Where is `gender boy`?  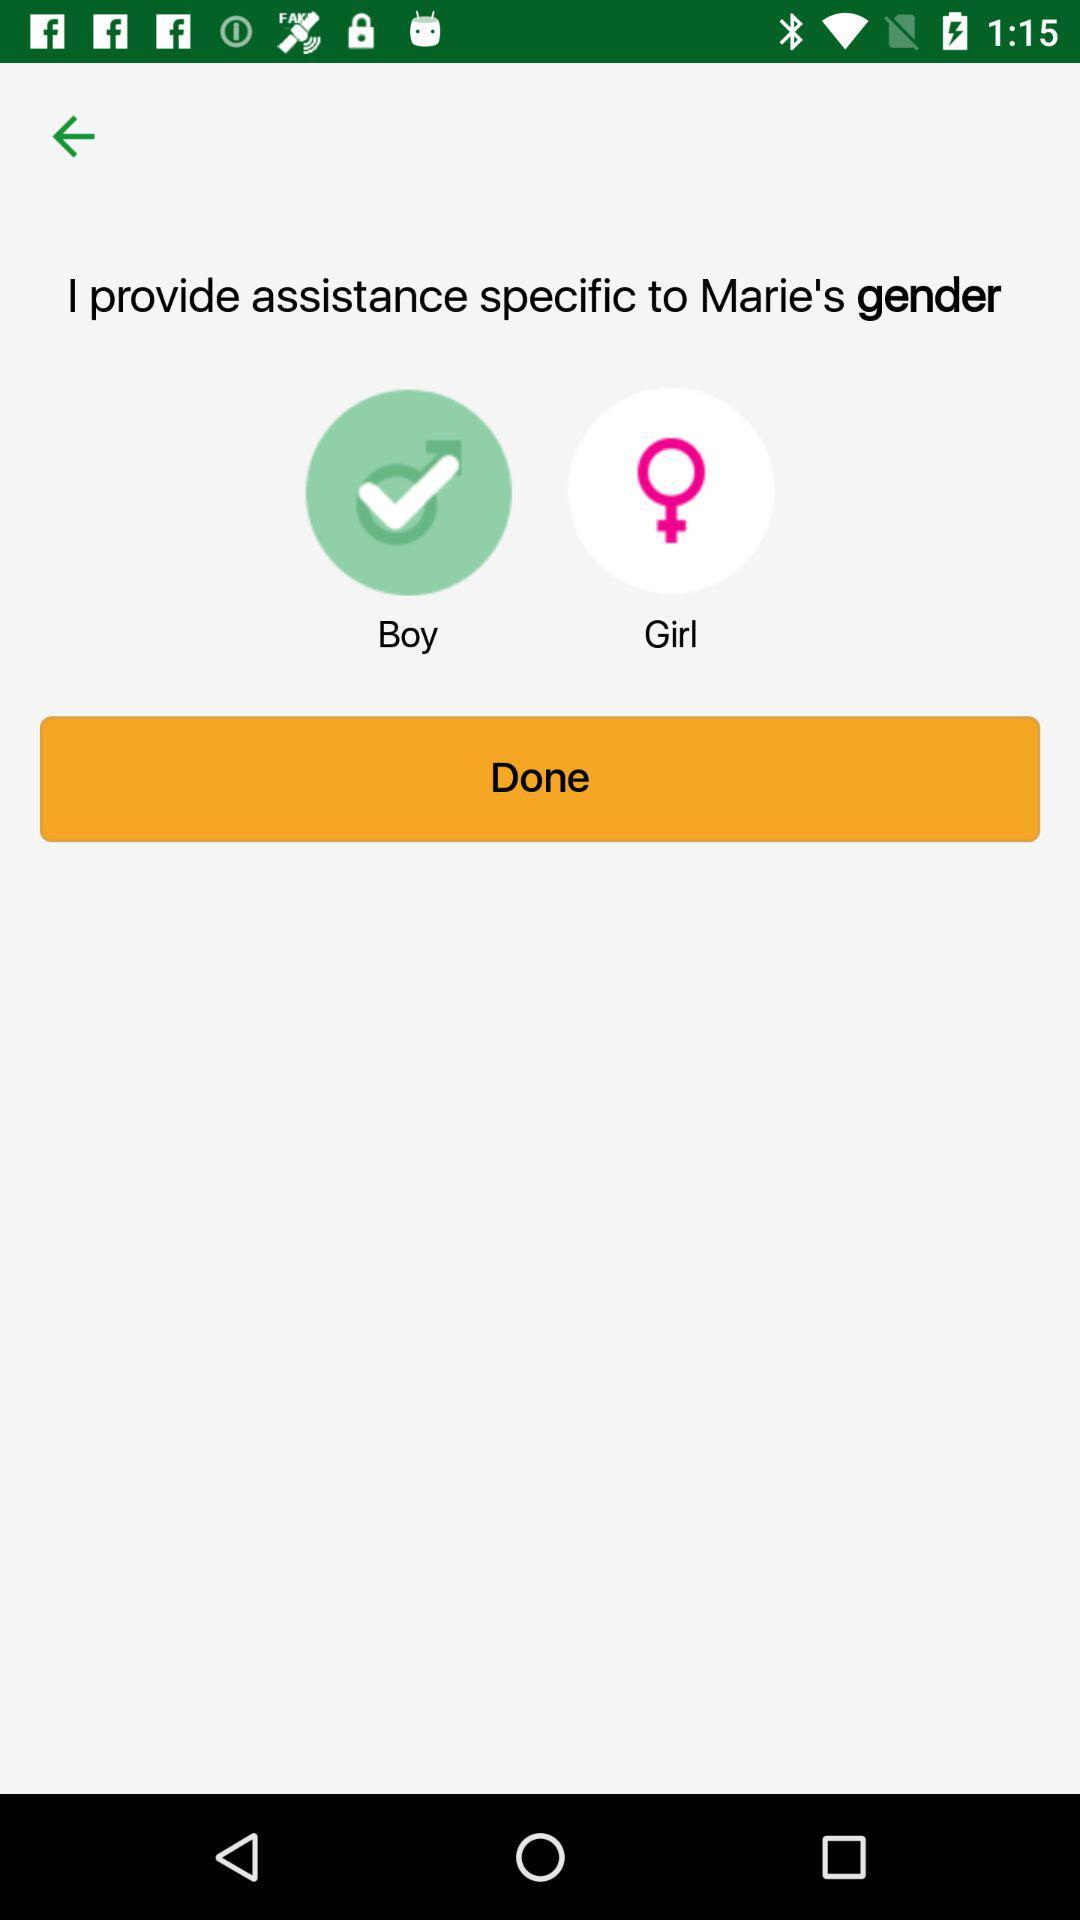
gender boy is located at coordinates (407, 490).